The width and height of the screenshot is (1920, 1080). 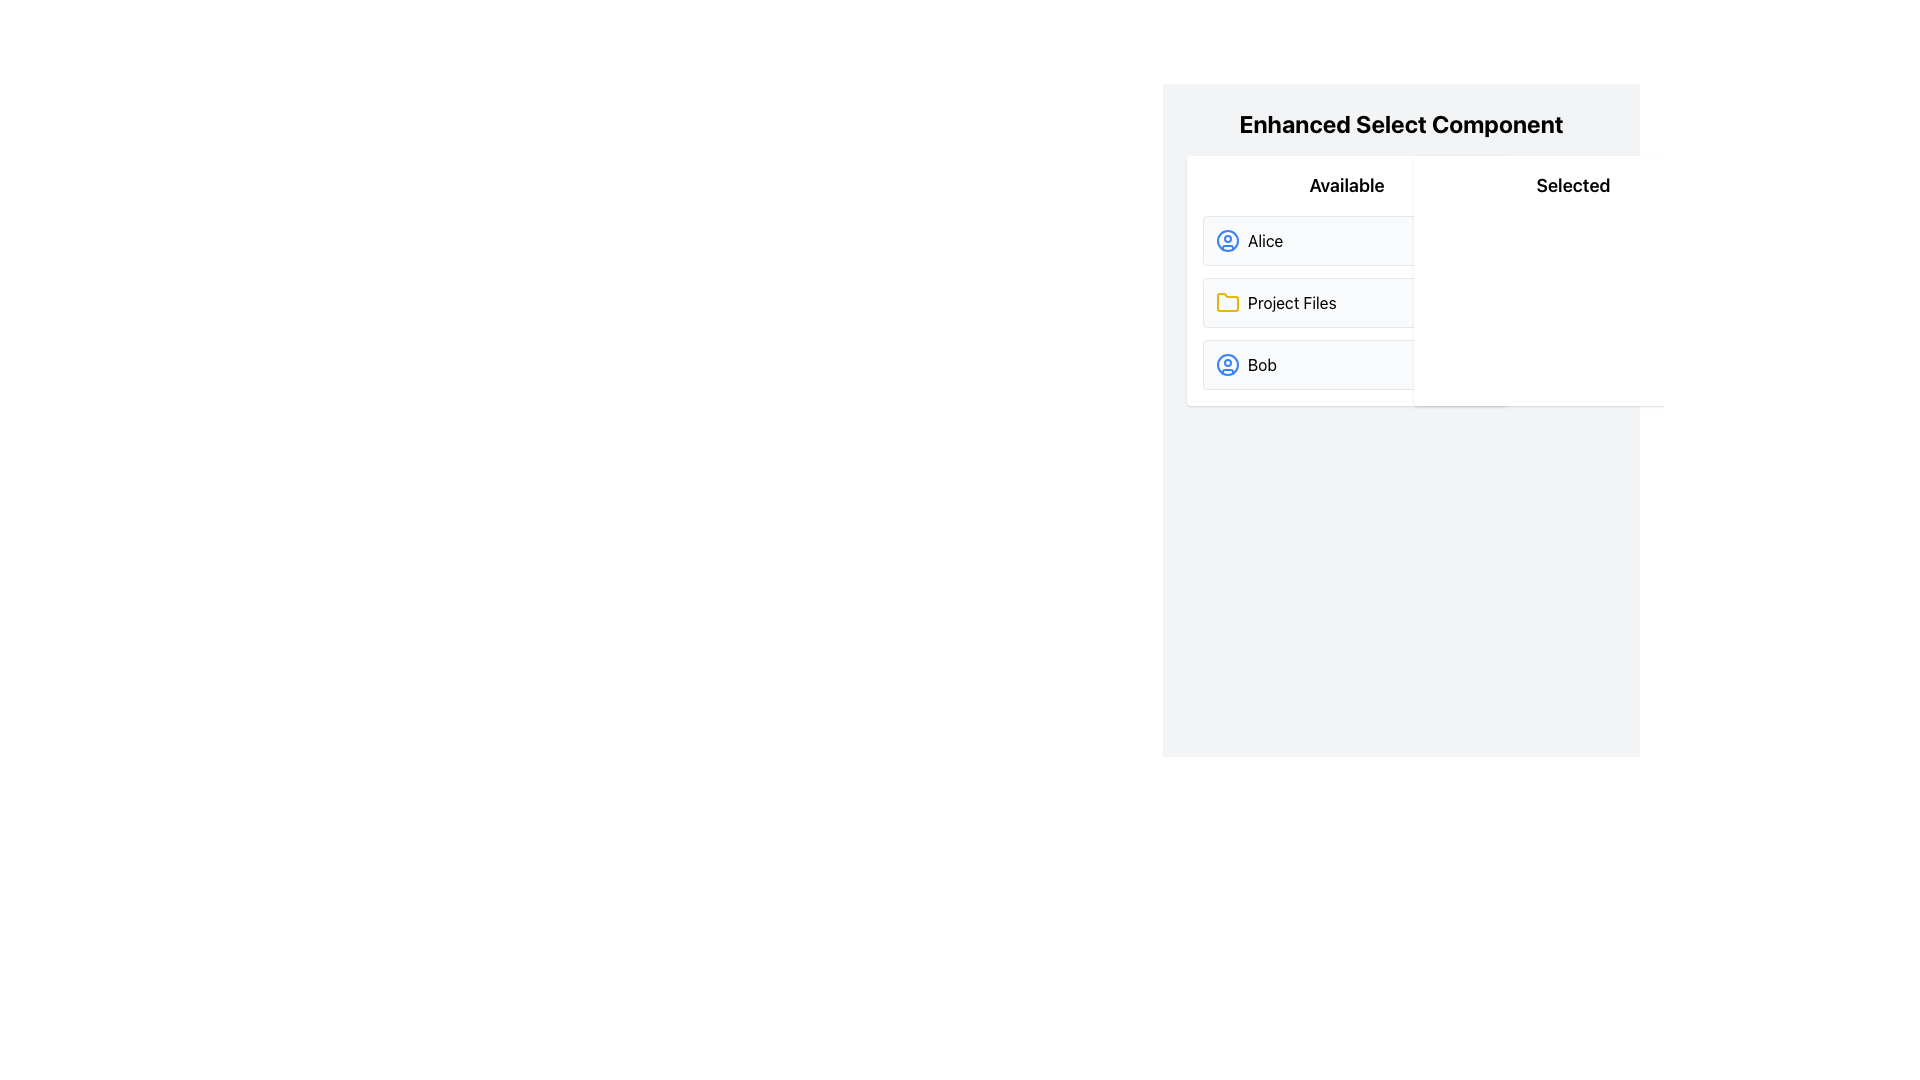 I want to click on the 'Project Files' group item located, so click(x=1347, y=303).